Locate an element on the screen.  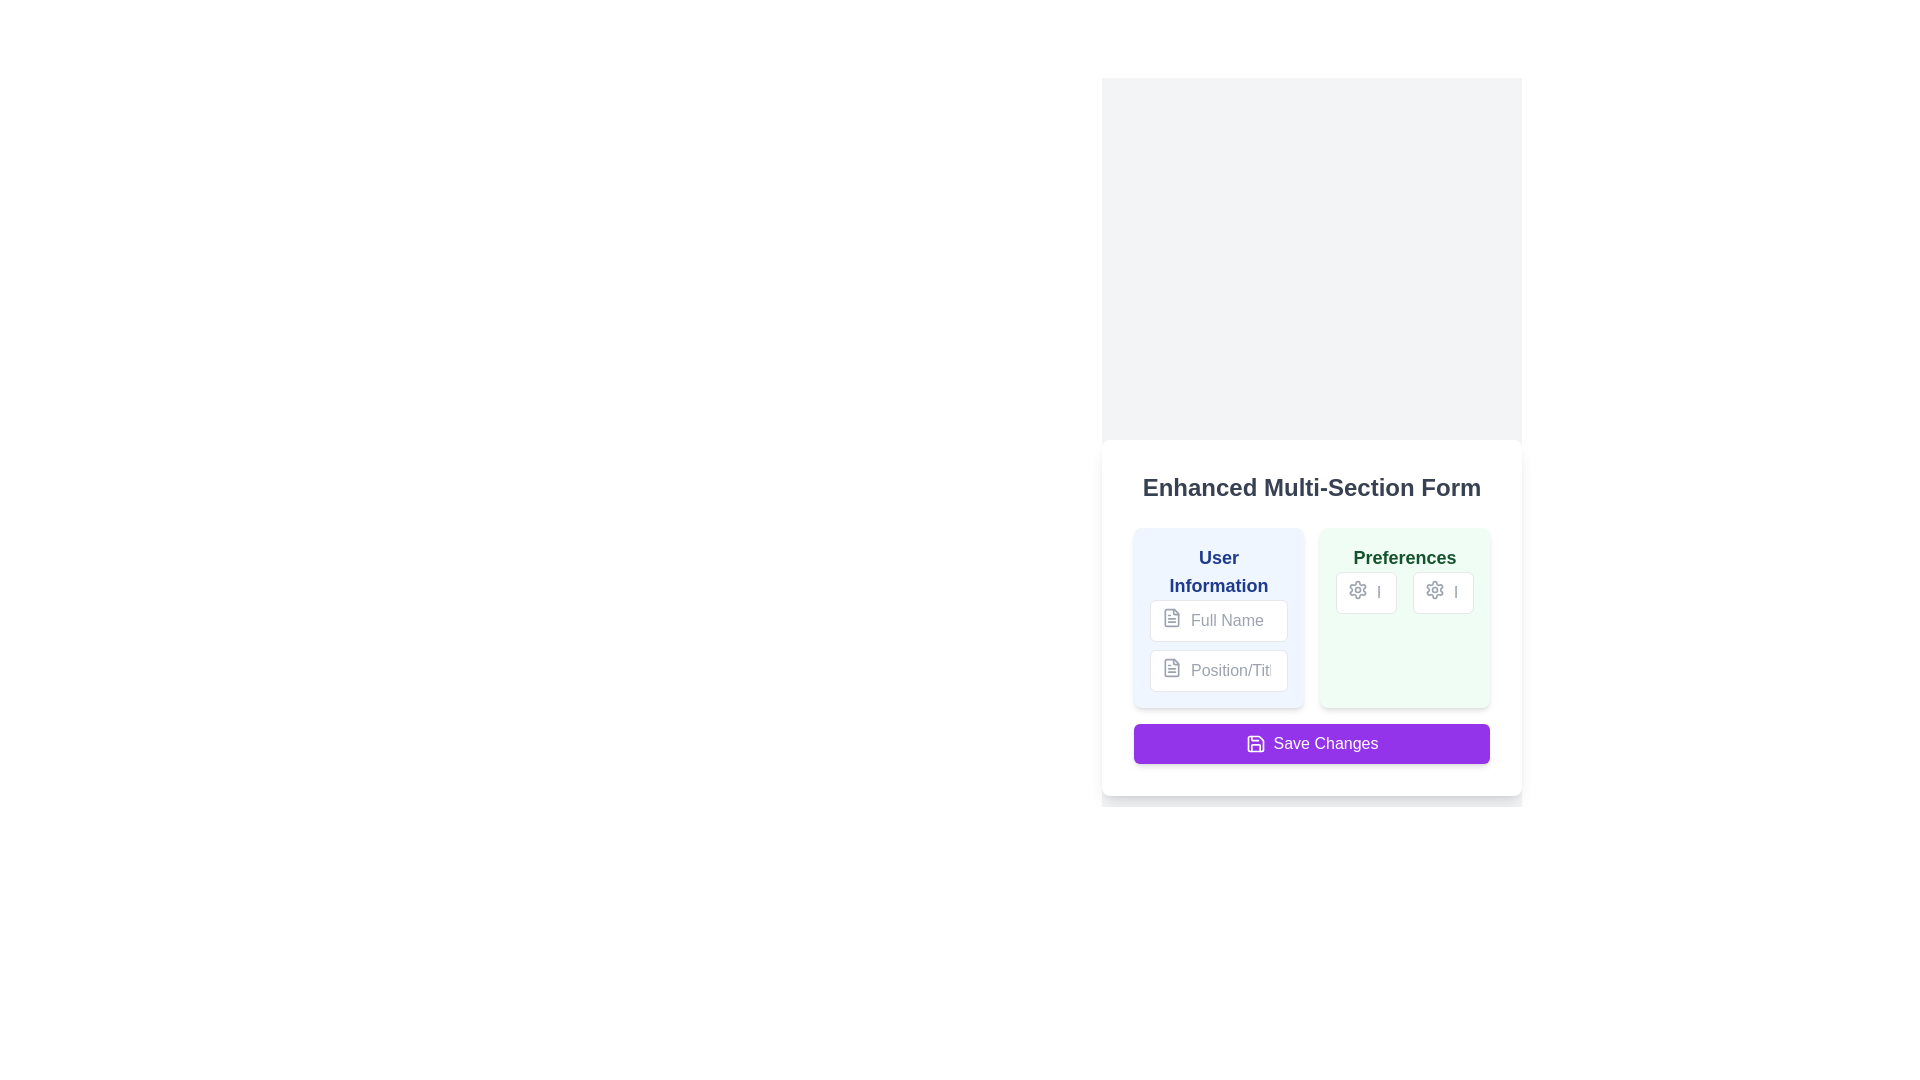
the document/file icon located next to the 'Position/Title' text field in the 'User Information' section of the form is located at coordinates (1171, 667).